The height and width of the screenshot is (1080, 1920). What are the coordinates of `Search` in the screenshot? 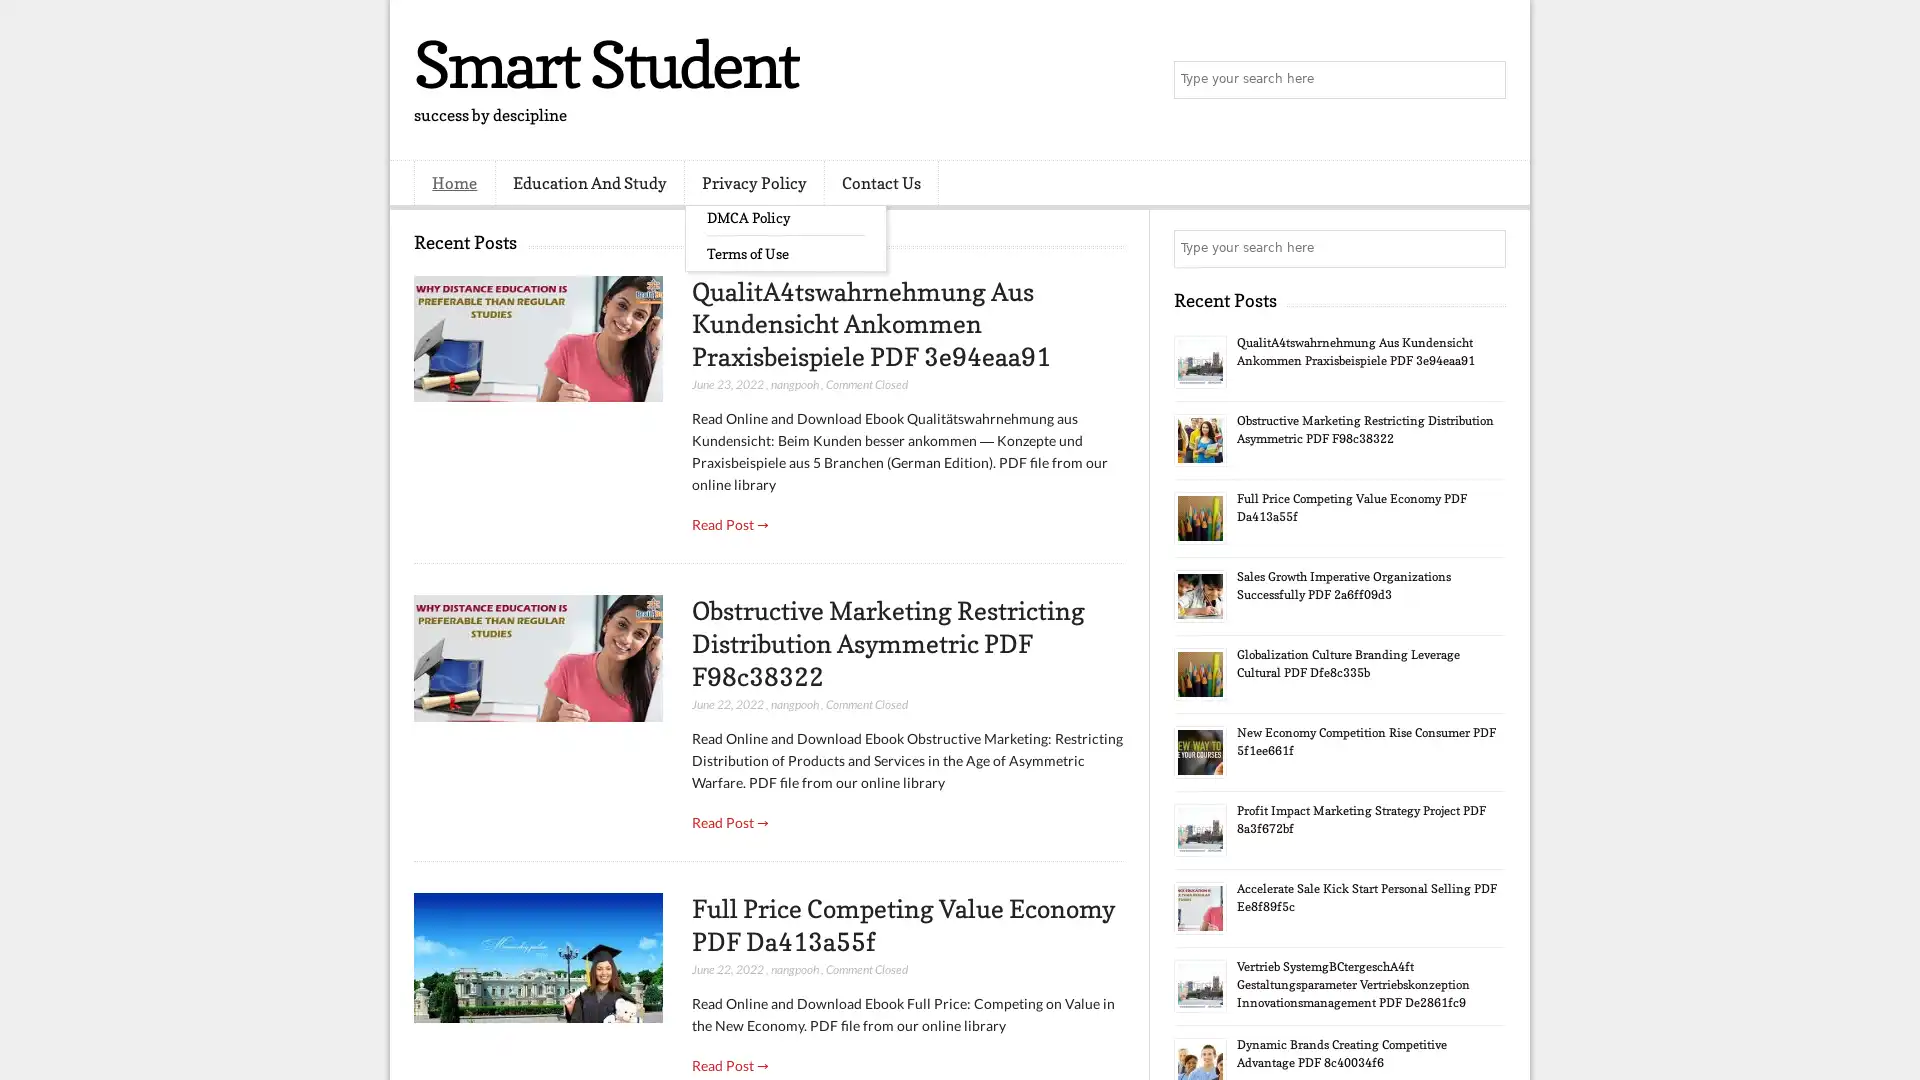 It's located at (1485, 248).